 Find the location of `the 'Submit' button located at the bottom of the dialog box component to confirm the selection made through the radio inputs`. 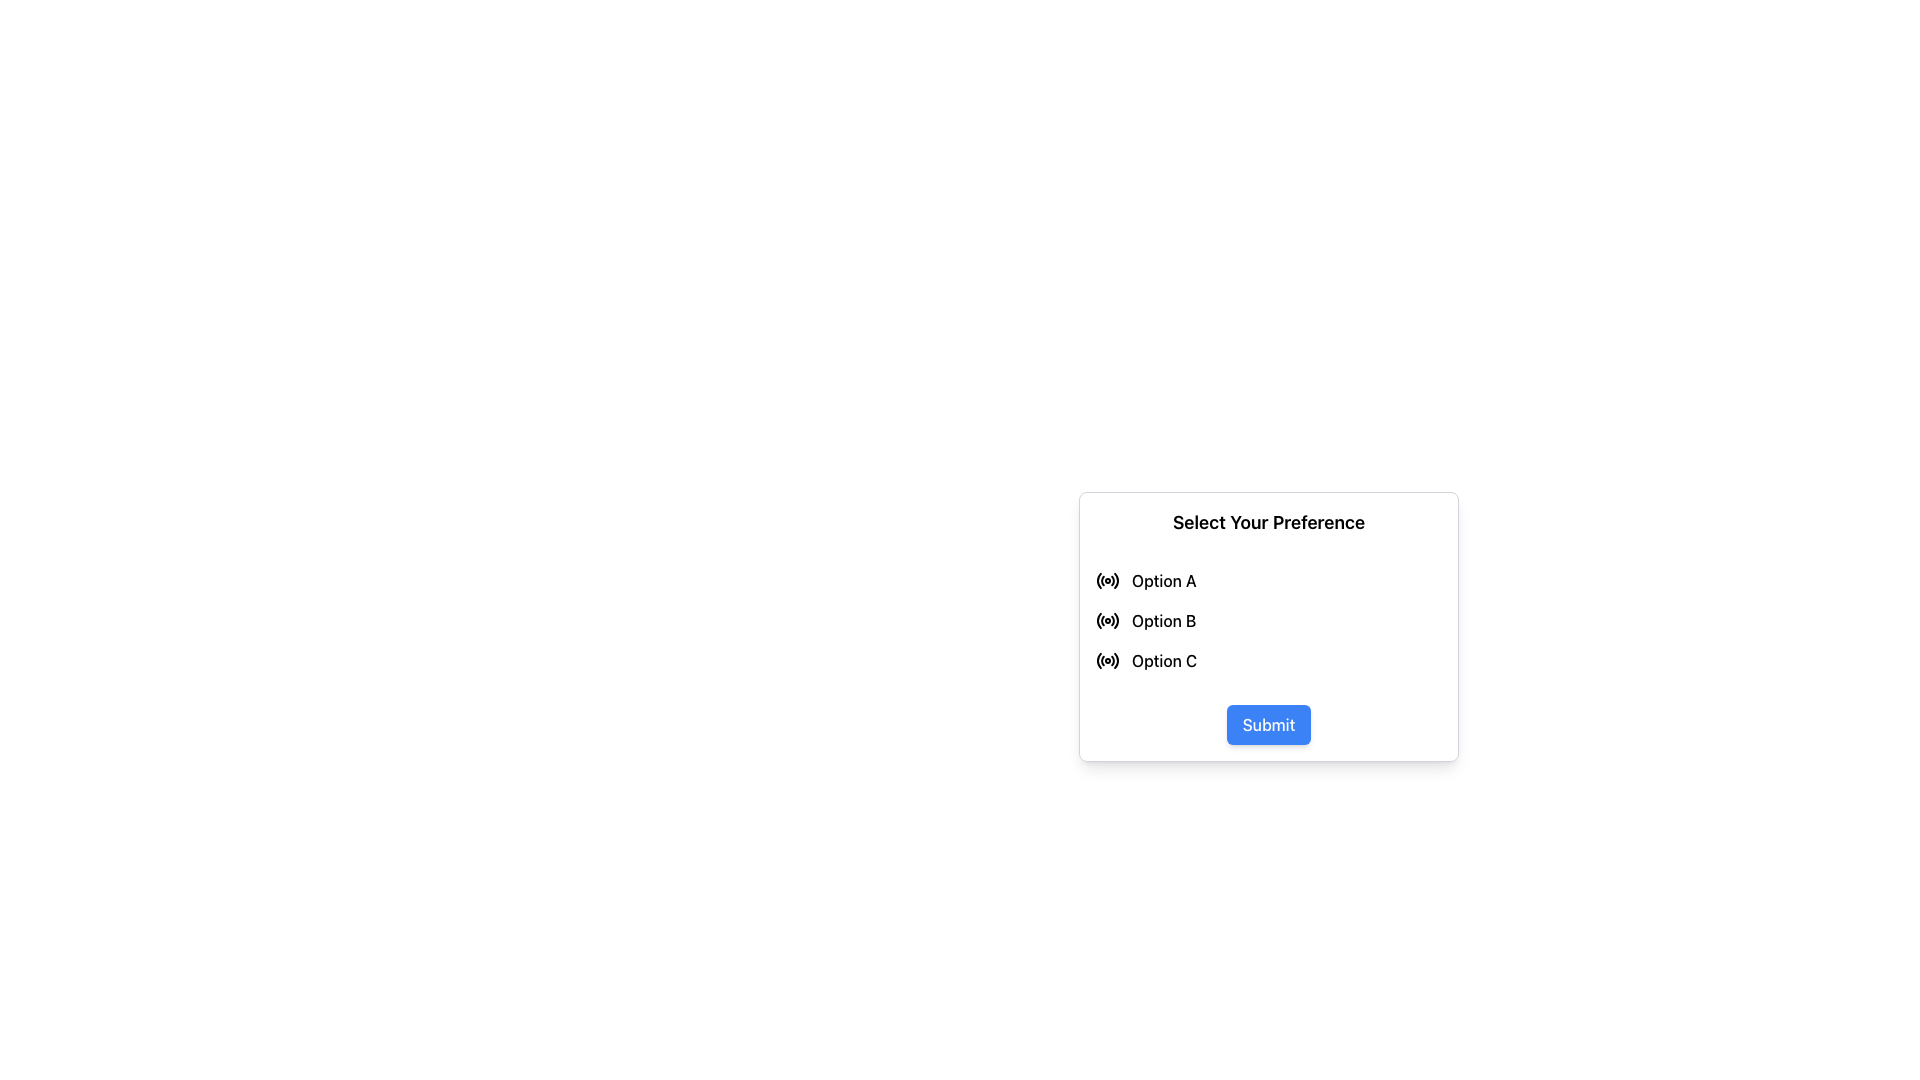

the 'Submit' button located at the bottom of the dialog box component to confirm the selection made through the radio inputs is located at coordinates (1267, 733).